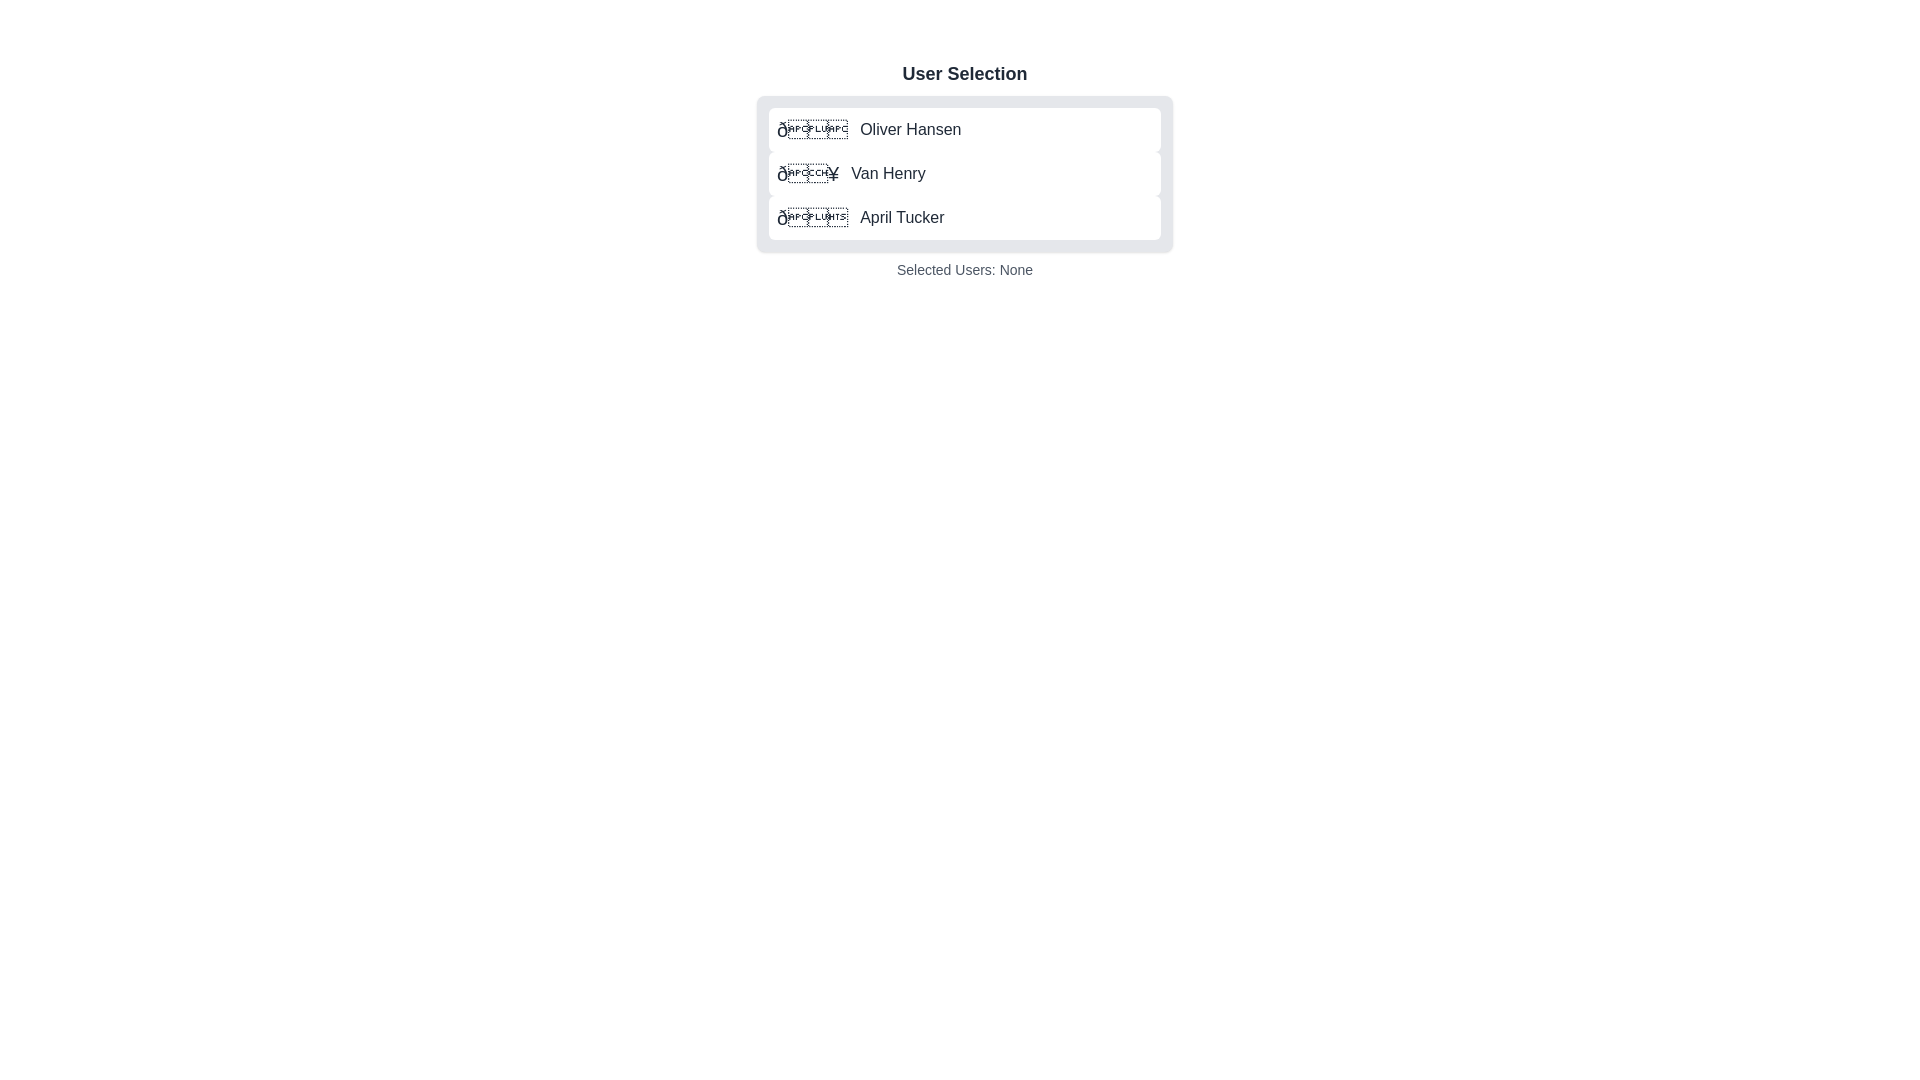 The image size is (1920, 1080). I want to click on the selectable list item labeled 'Van Henry', so click(964, 172).